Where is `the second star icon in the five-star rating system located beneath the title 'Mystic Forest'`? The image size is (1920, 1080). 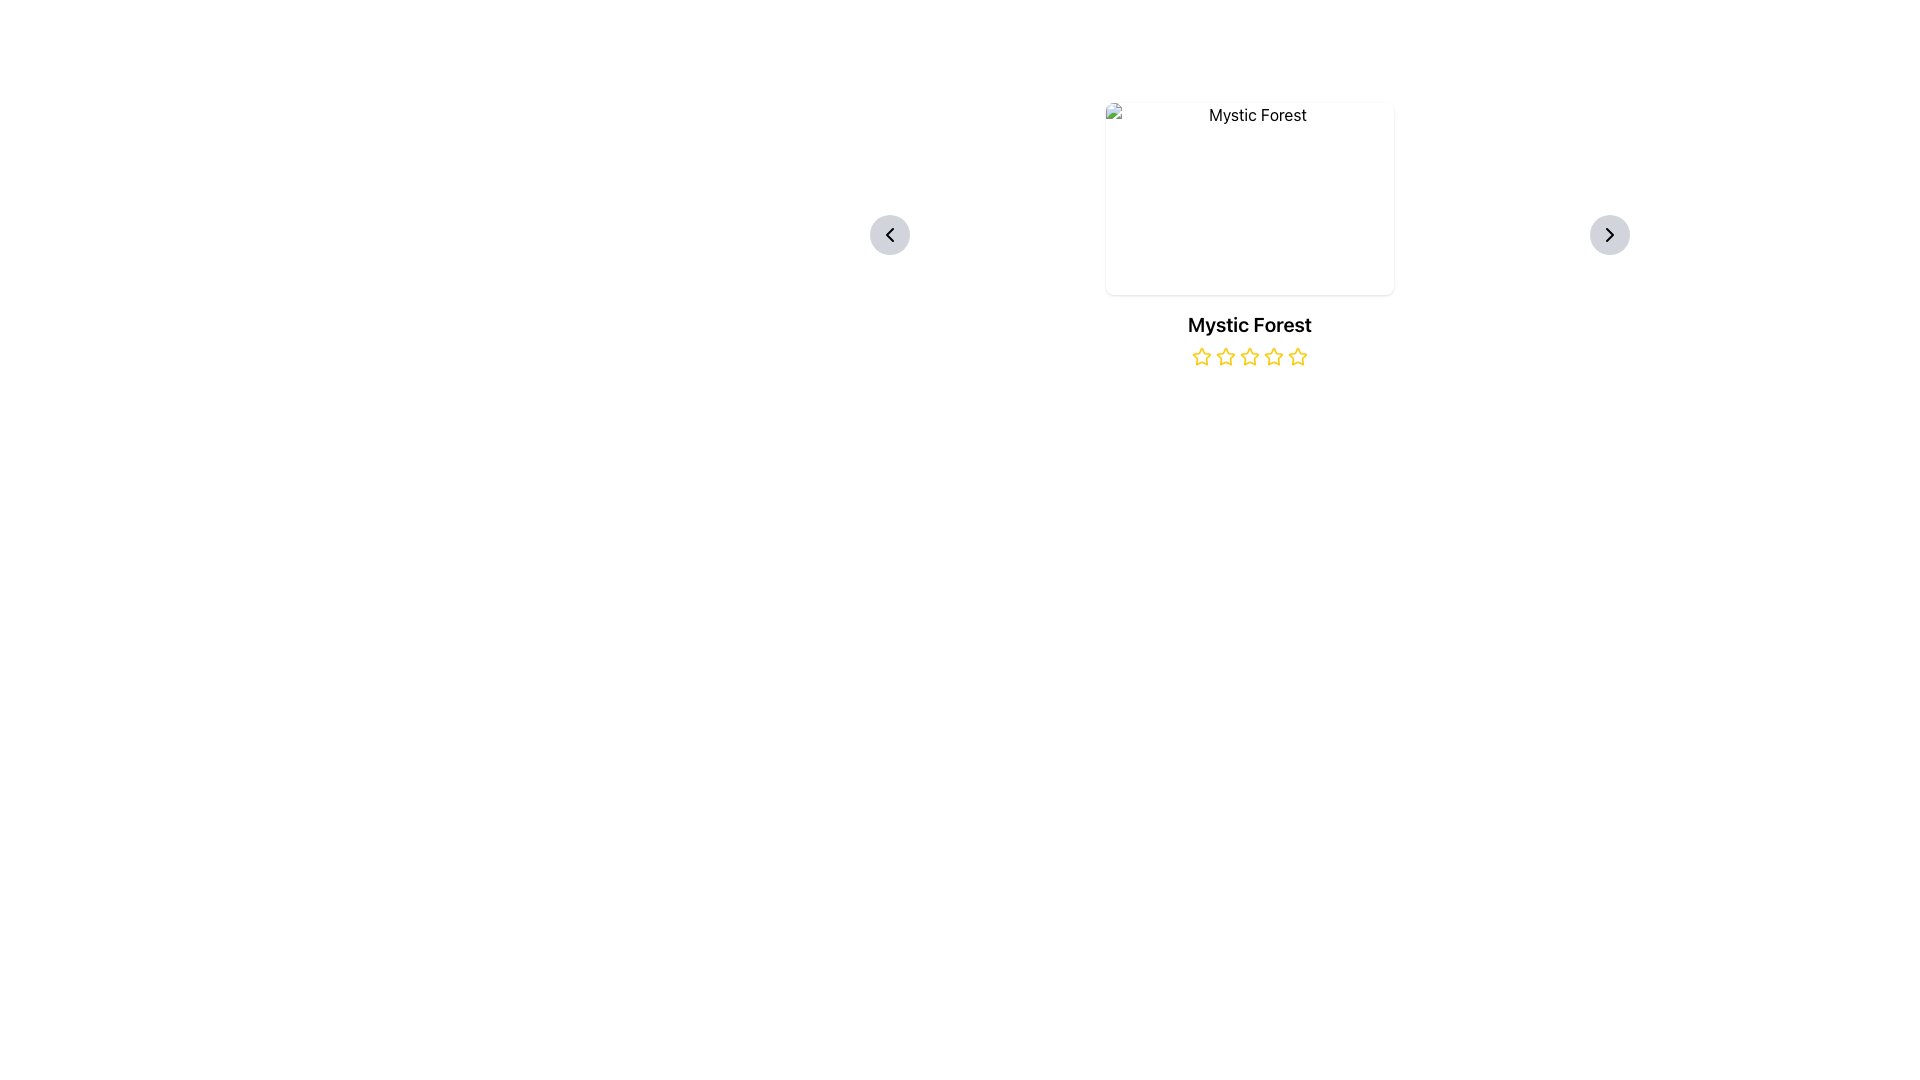 the second star icon in the five-star rating system located beneath the title 'Mystic Forest' is located at coordinates (1224, 356).